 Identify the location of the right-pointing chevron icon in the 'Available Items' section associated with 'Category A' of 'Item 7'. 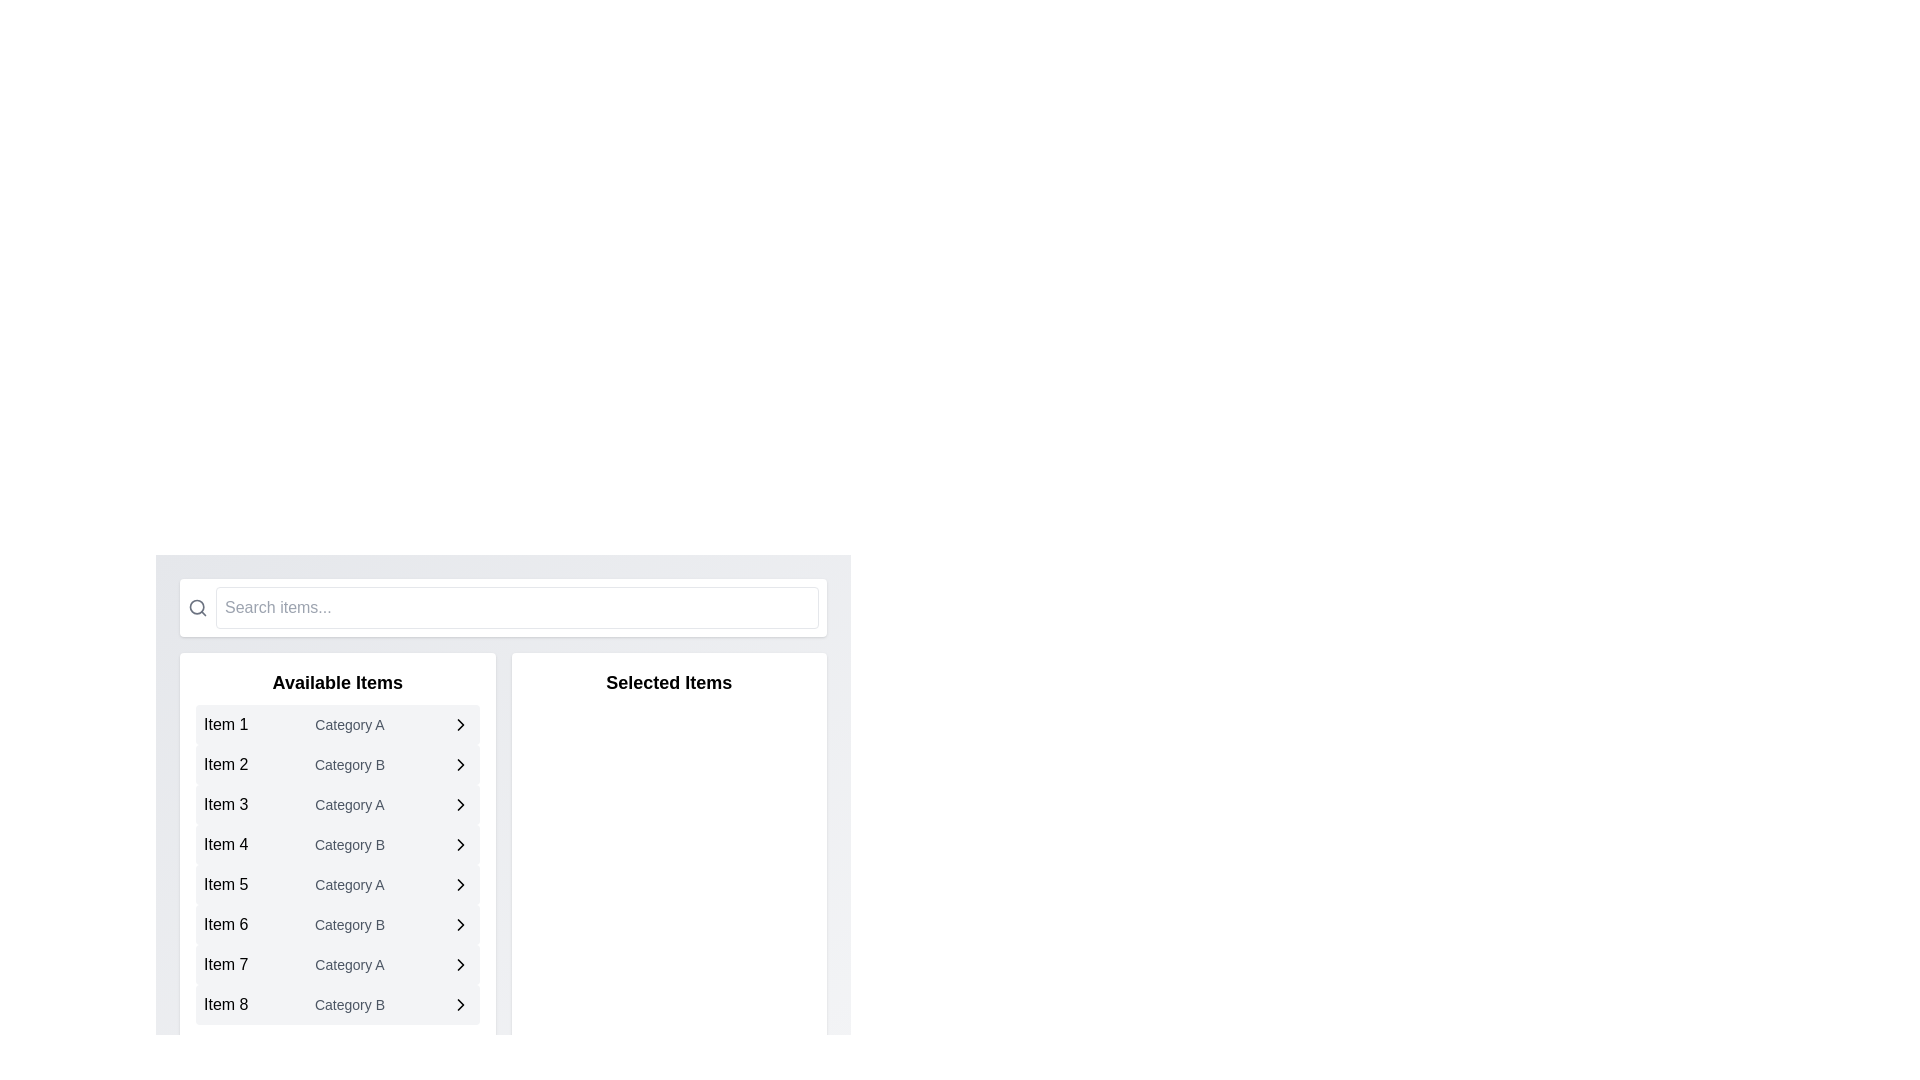
(460, 963).